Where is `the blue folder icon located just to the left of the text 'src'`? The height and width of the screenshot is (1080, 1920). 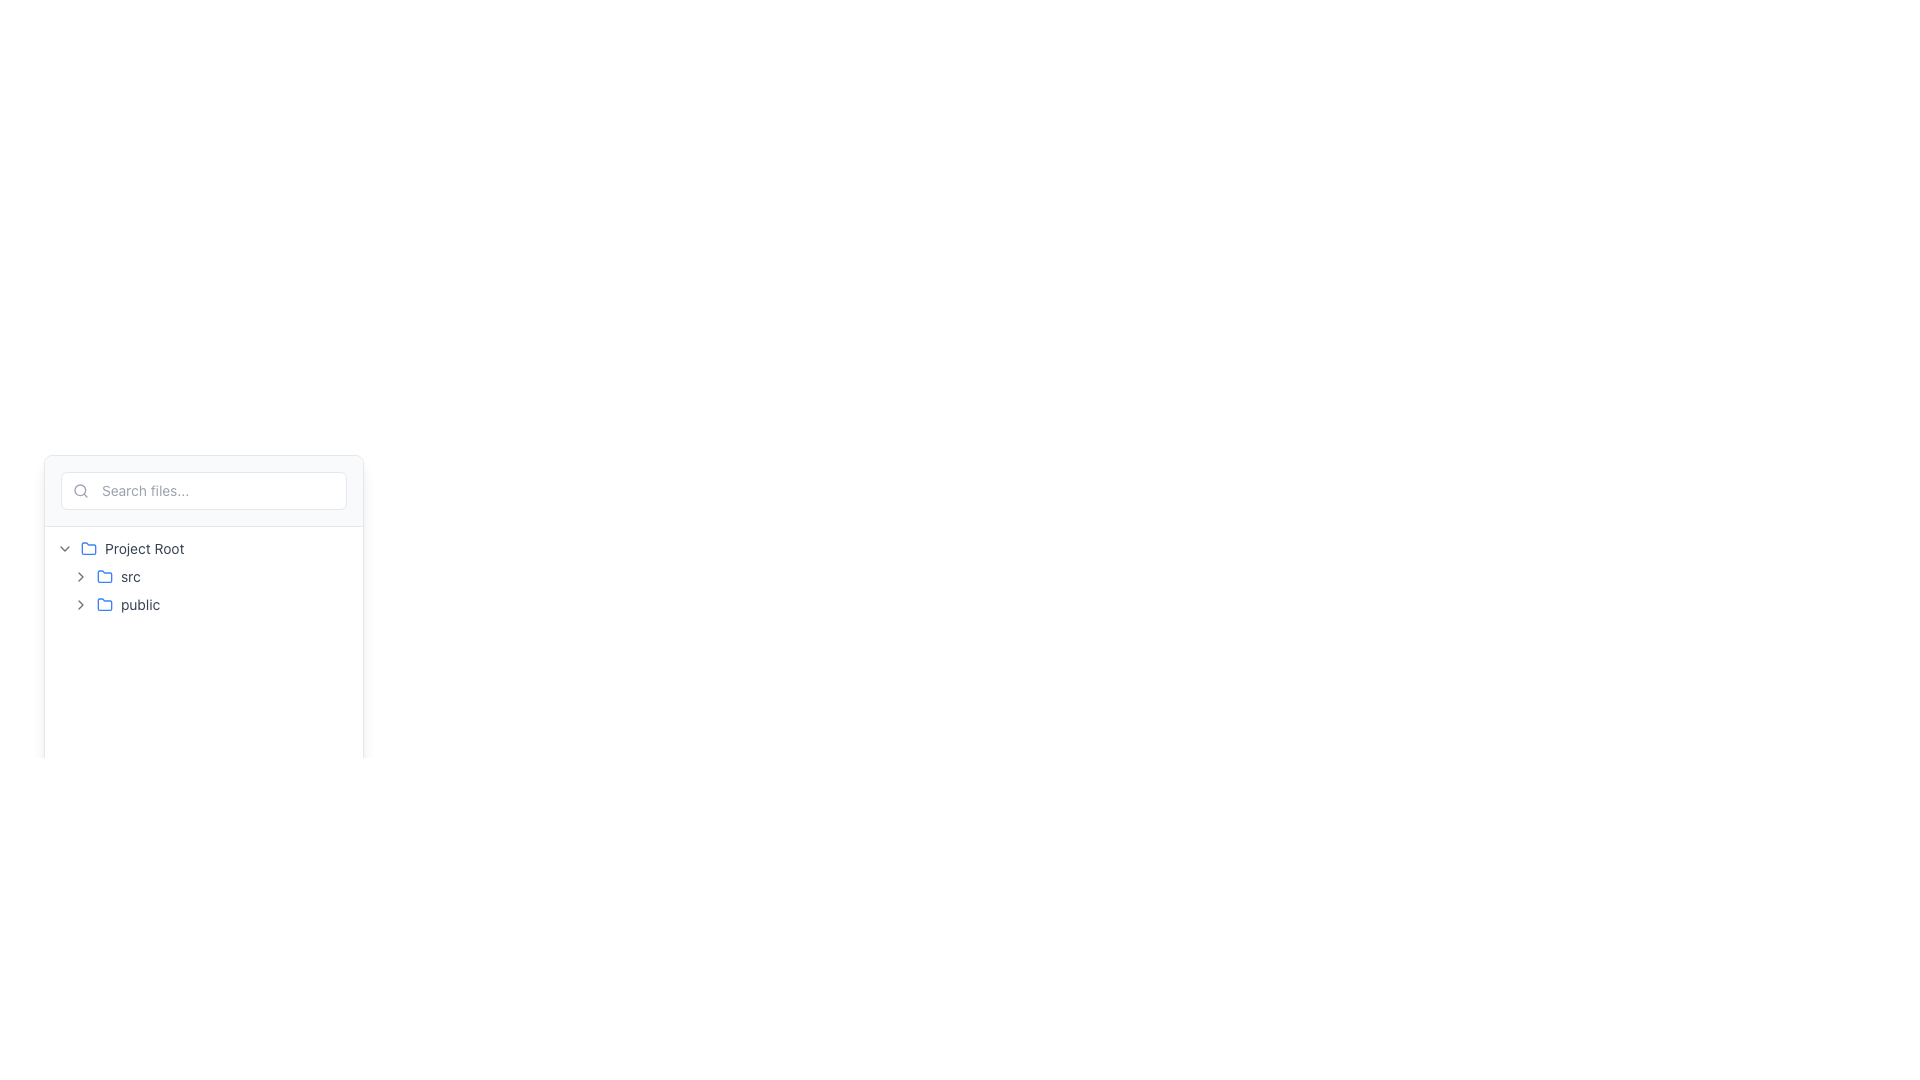 the blue folder icon located just to the left of the text 'src' is located at coordinates (104, 577).